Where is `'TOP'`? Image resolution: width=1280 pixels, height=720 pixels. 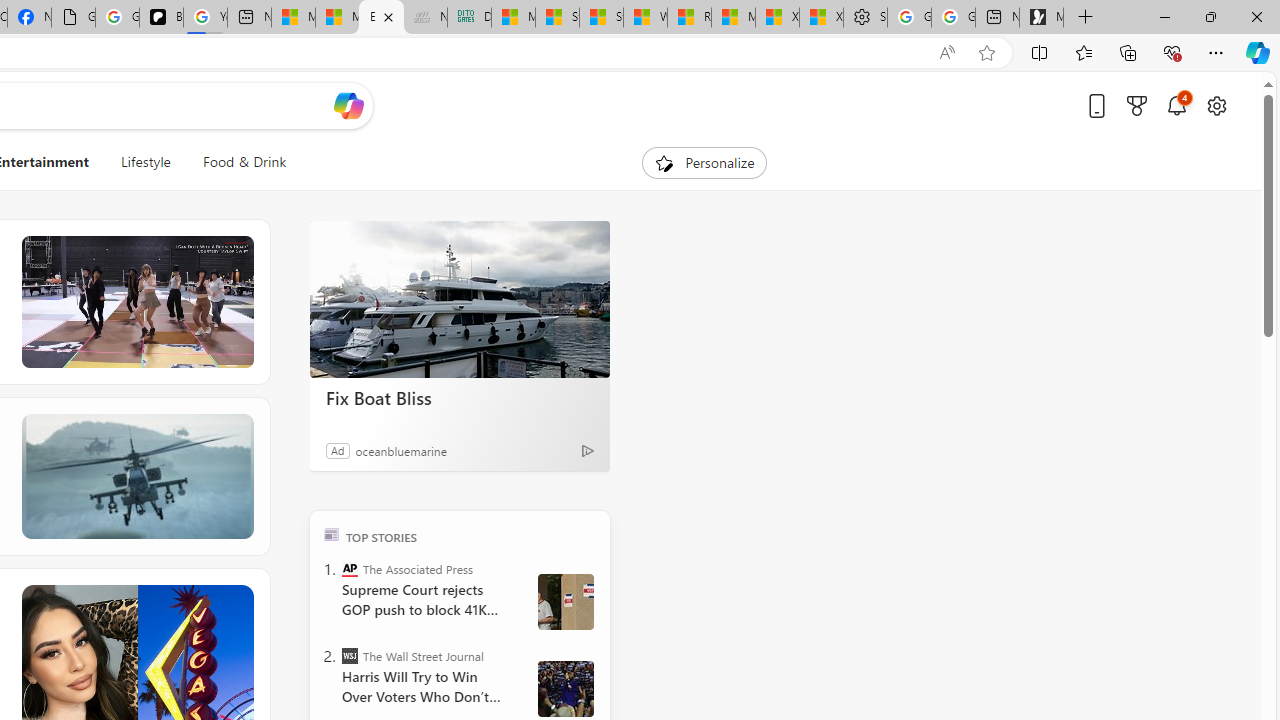 'TOP' is located at coordinates (332, 533).